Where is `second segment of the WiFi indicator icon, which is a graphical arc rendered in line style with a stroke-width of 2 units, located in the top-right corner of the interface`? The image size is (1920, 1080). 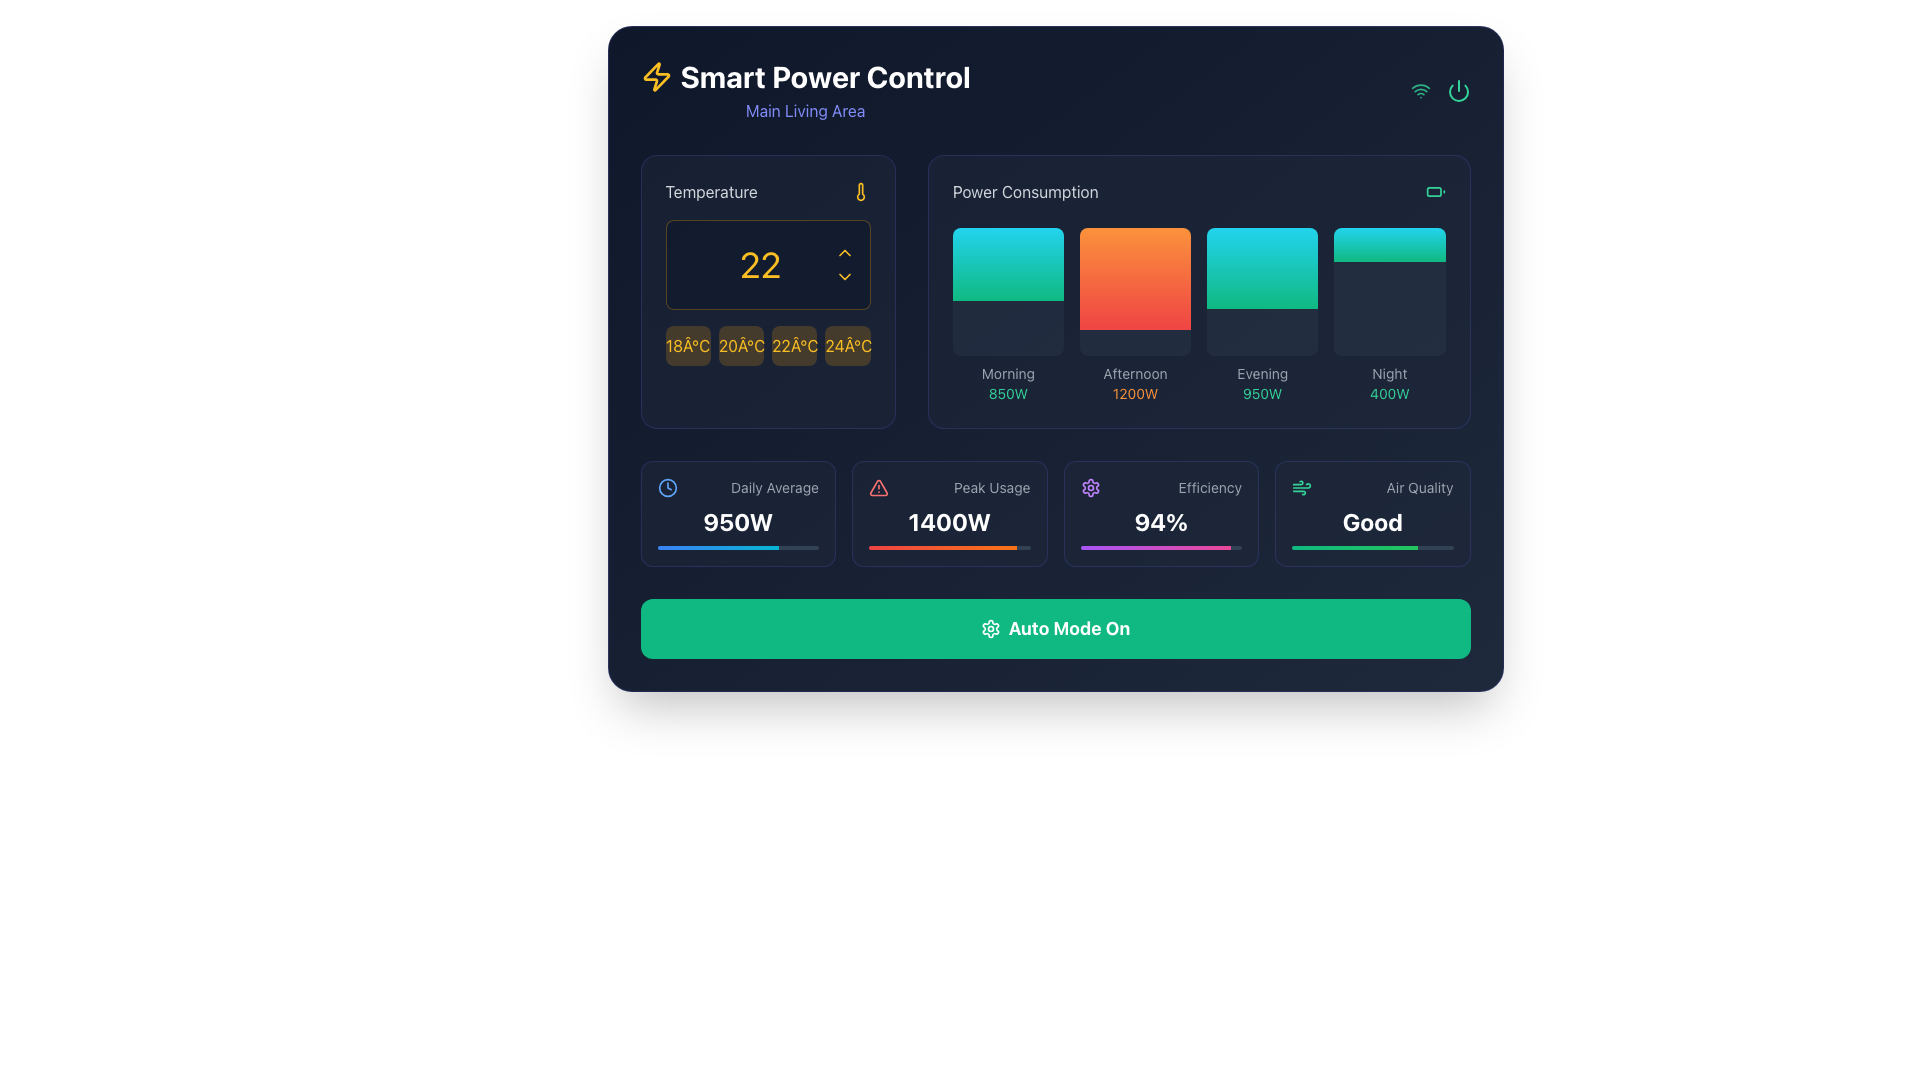
second segment of the WiFi indicator icon, which is a graphical arc rendered in line style with a stroke-width of 2 units, located in the top-right corner of the interface is located at coordinates (1419, 85).